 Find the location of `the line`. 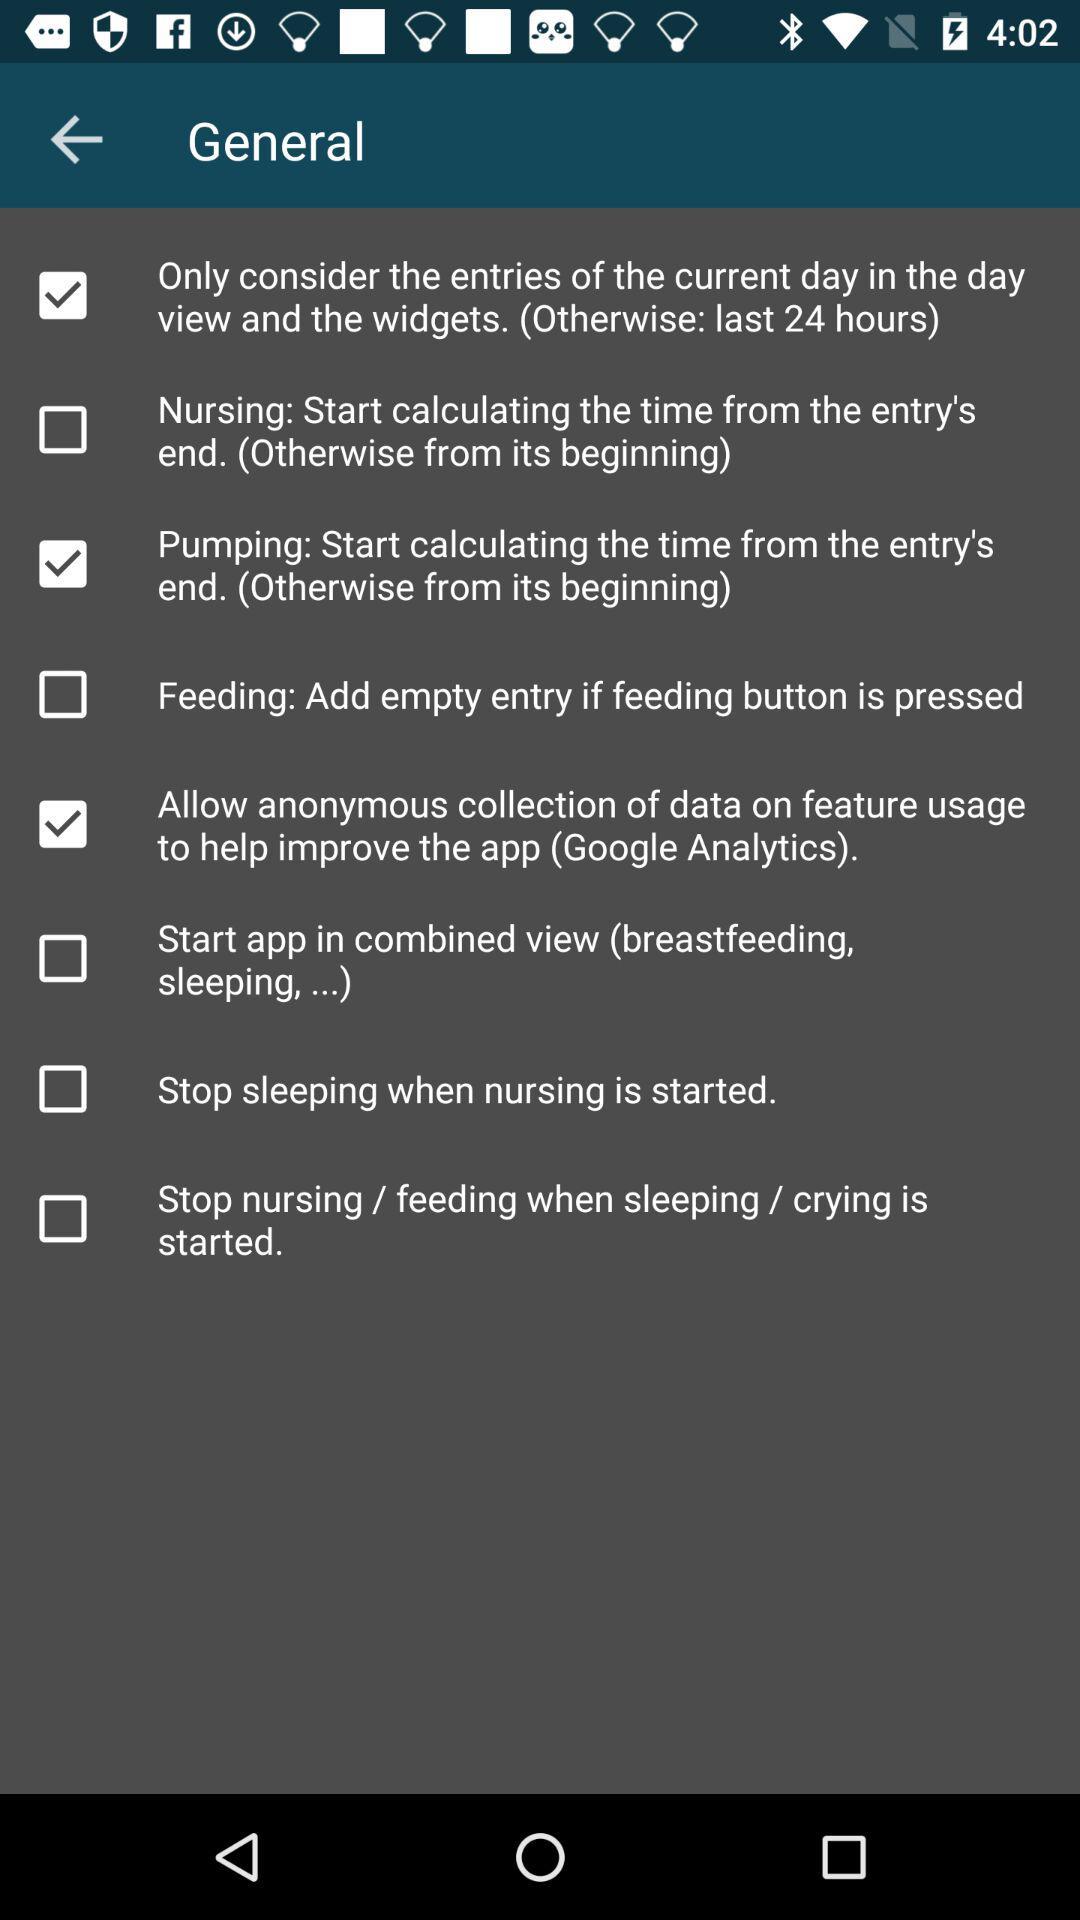

the line is located at coordinates (61, 294).